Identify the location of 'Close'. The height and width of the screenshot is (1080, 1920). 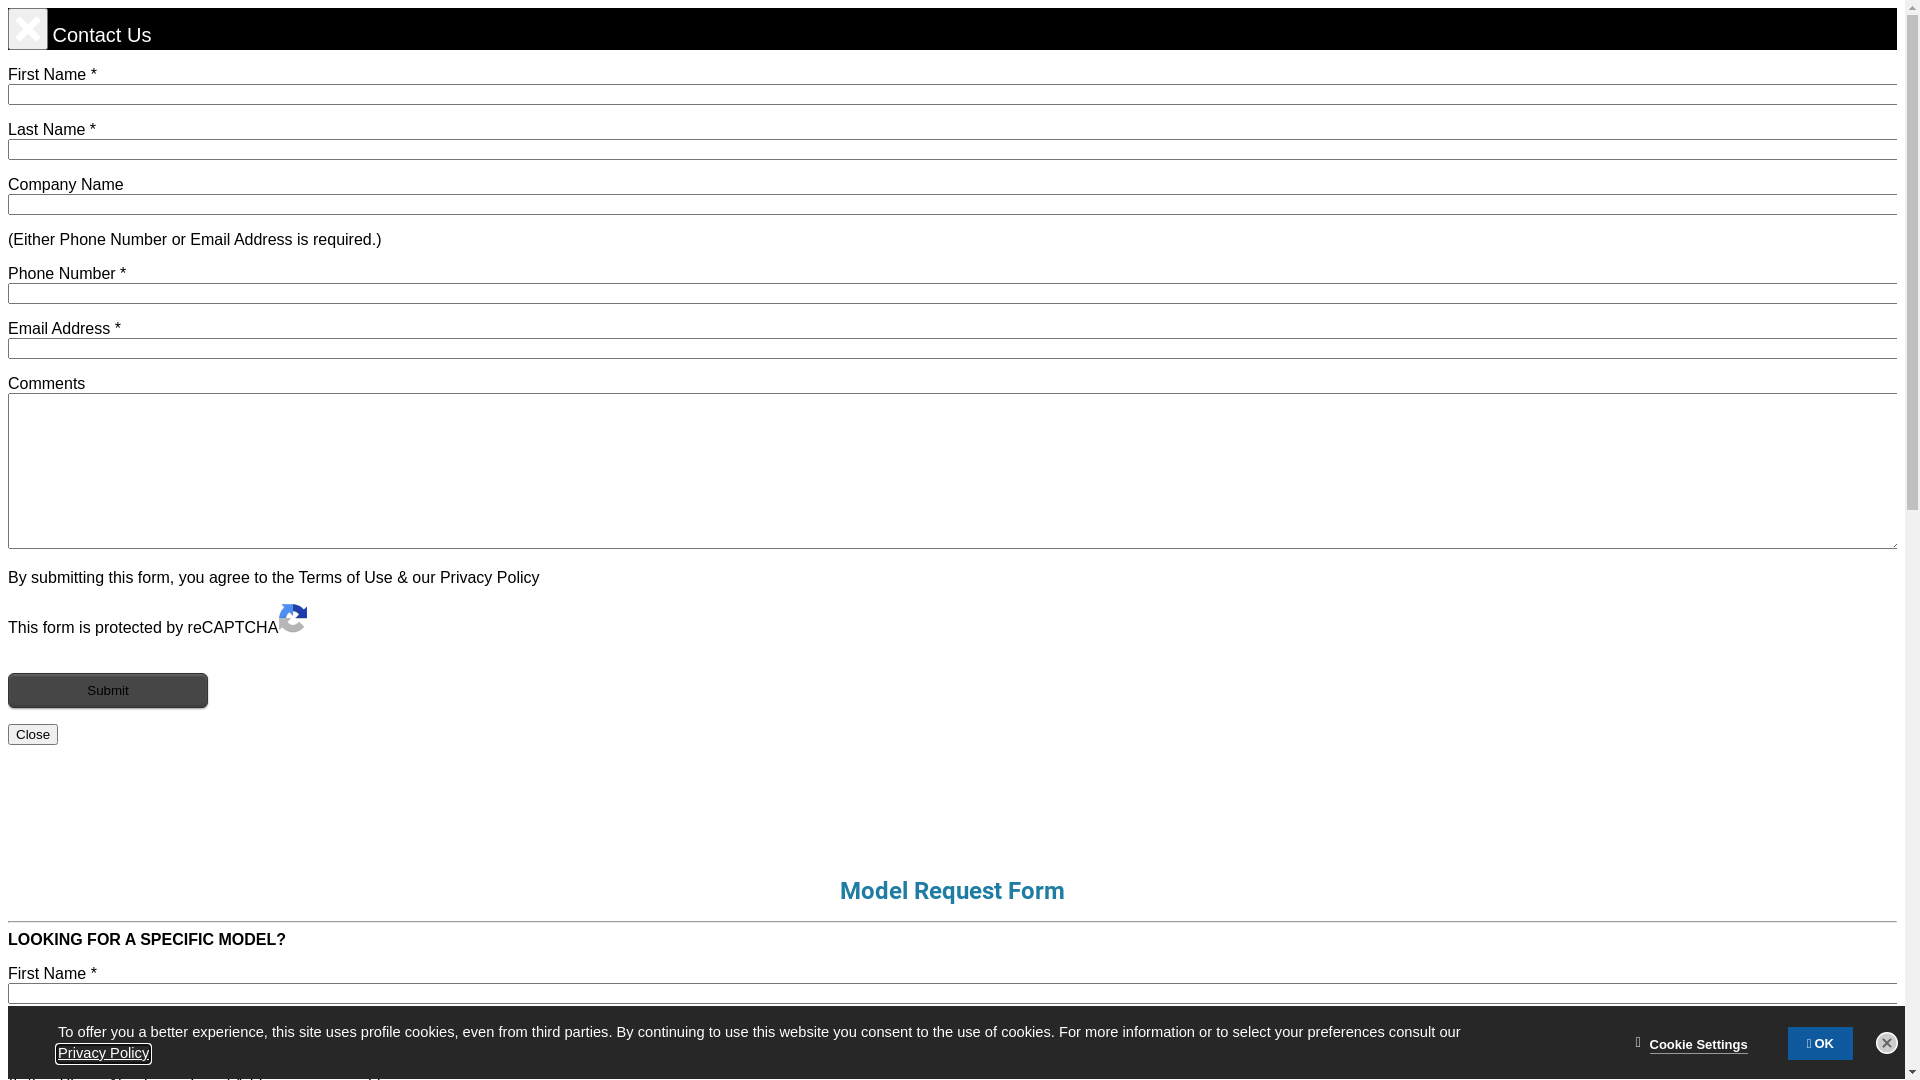
(8, 734).